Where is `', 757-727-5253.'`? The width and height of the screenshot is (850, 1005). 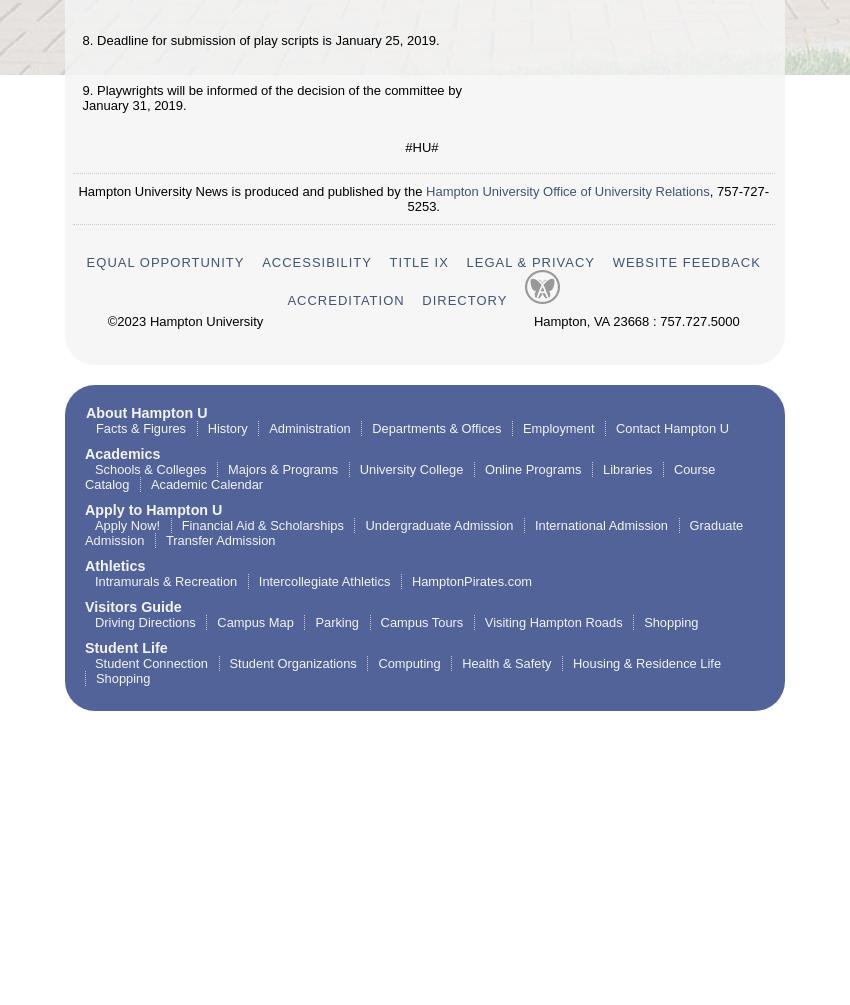
', 757-727-5253.' is located at coordinates (588, 196).